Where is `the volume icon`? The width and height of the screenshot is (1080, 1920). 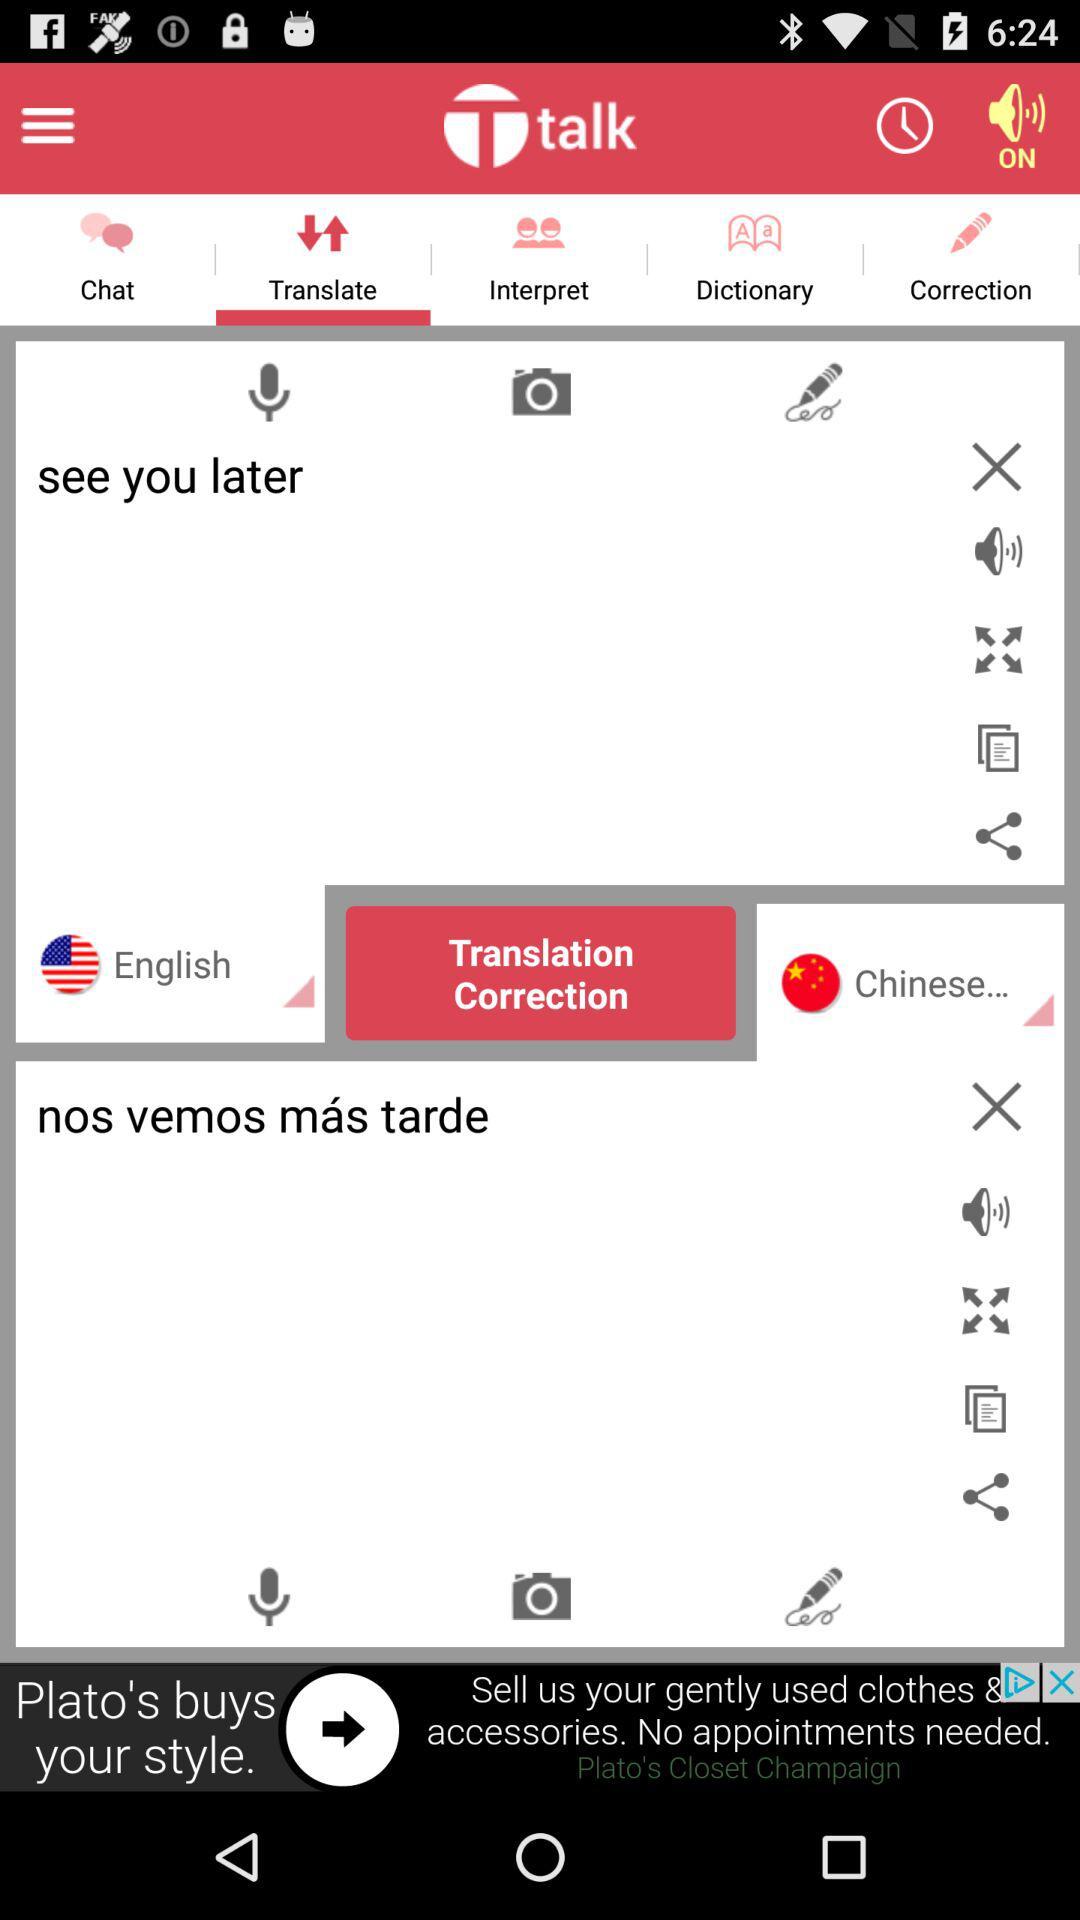
the volume icon is located at coordinates (998, 577).